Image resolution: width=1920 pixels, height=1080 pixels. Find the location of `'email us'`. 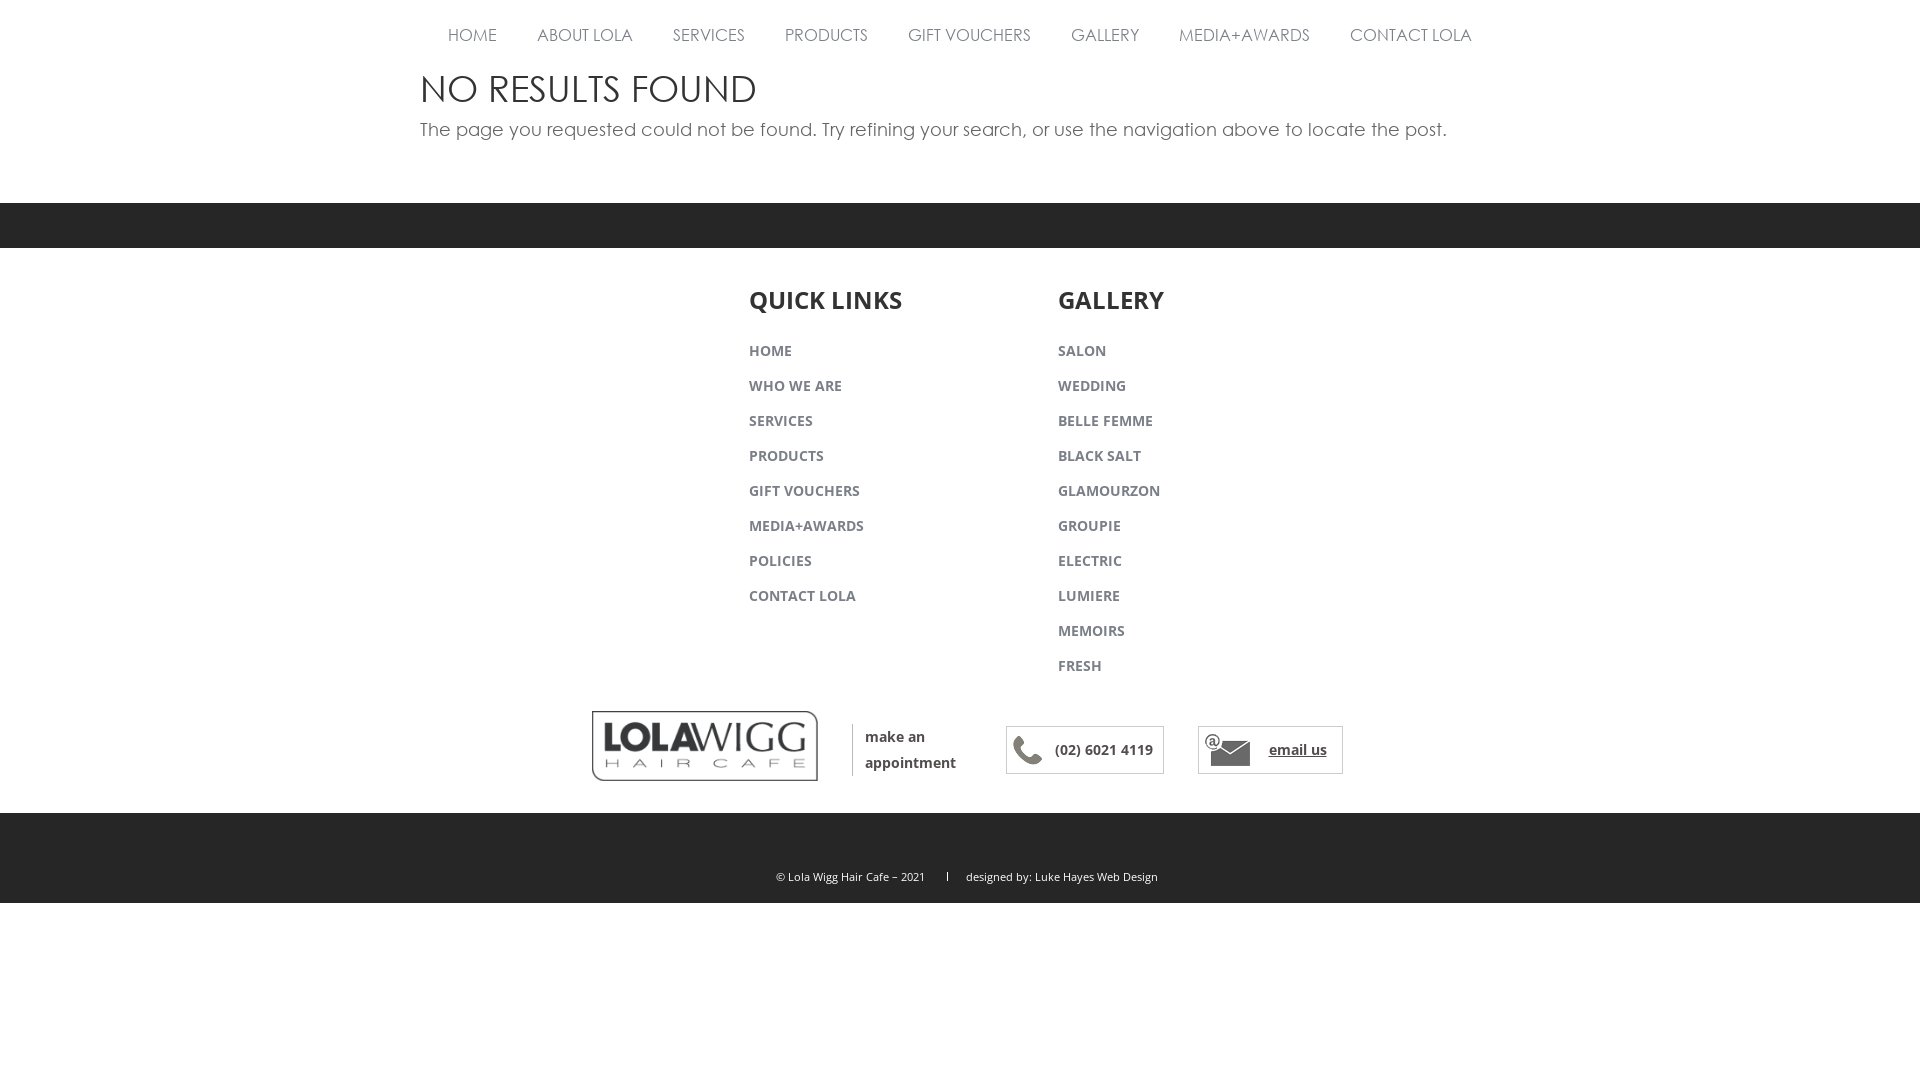

'email us' is located at coordinates (1296, 749).